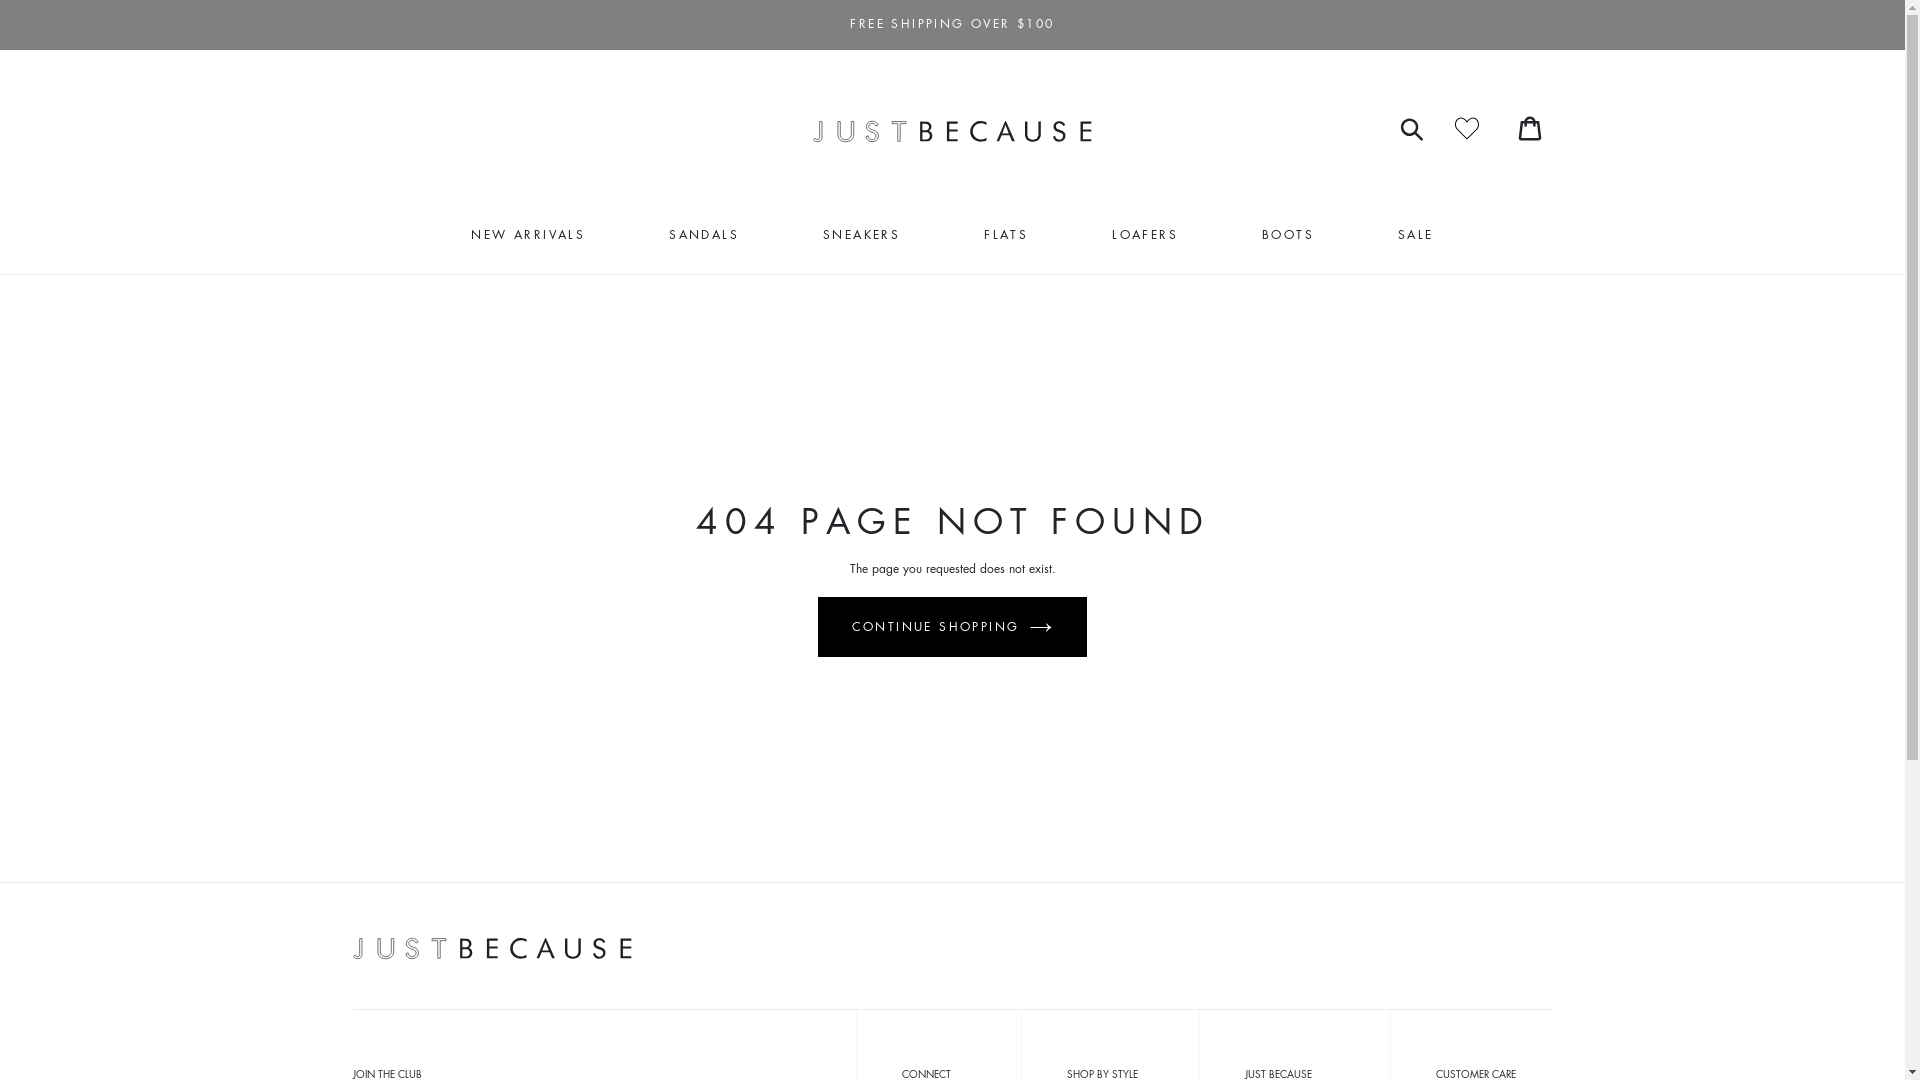 The image size is (1920, 1080). What do you see at coordinates (861, 234) in the screenshot?
I see `'SNEAKERS'` at bounding box center [861, 234].